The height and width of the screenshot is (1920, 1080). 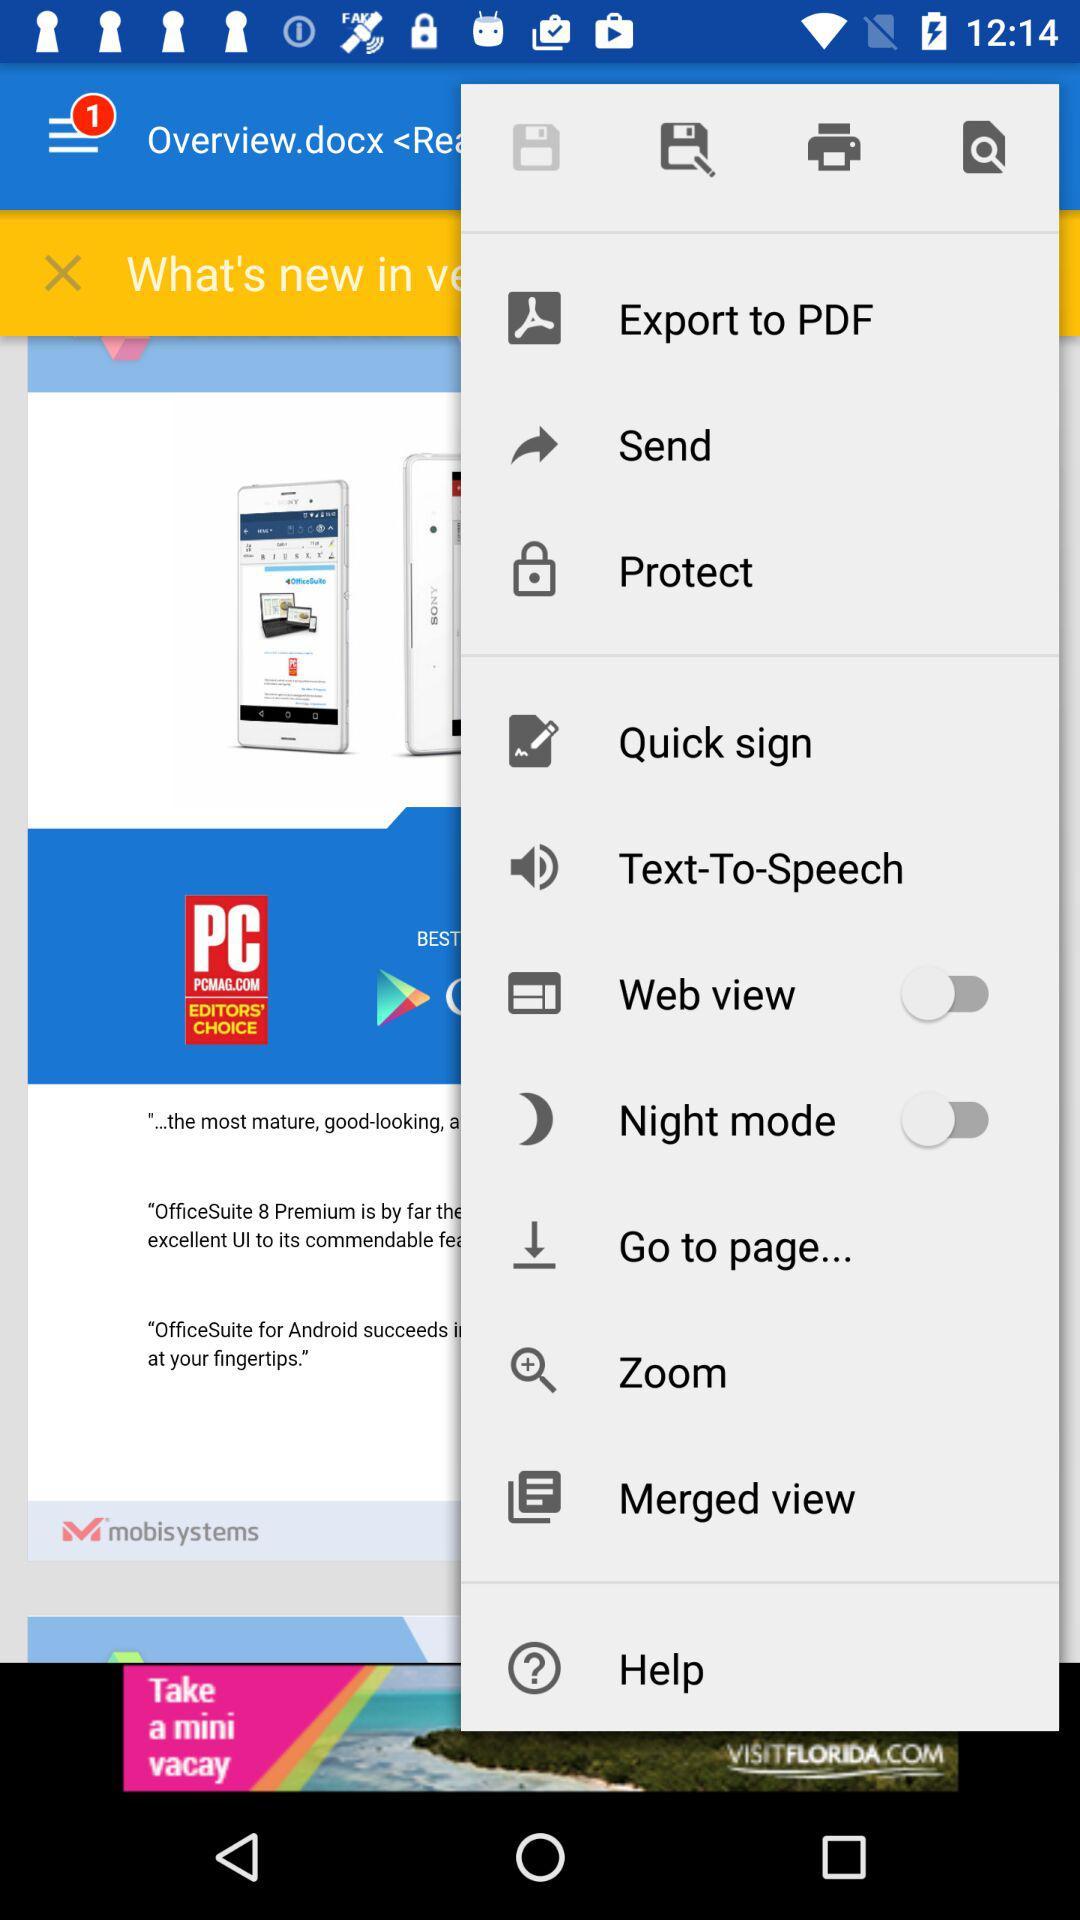 What do you see at coordinates (759, 1497) in the screenshot?
I see `merged view` at bounding box center [759, 1497].